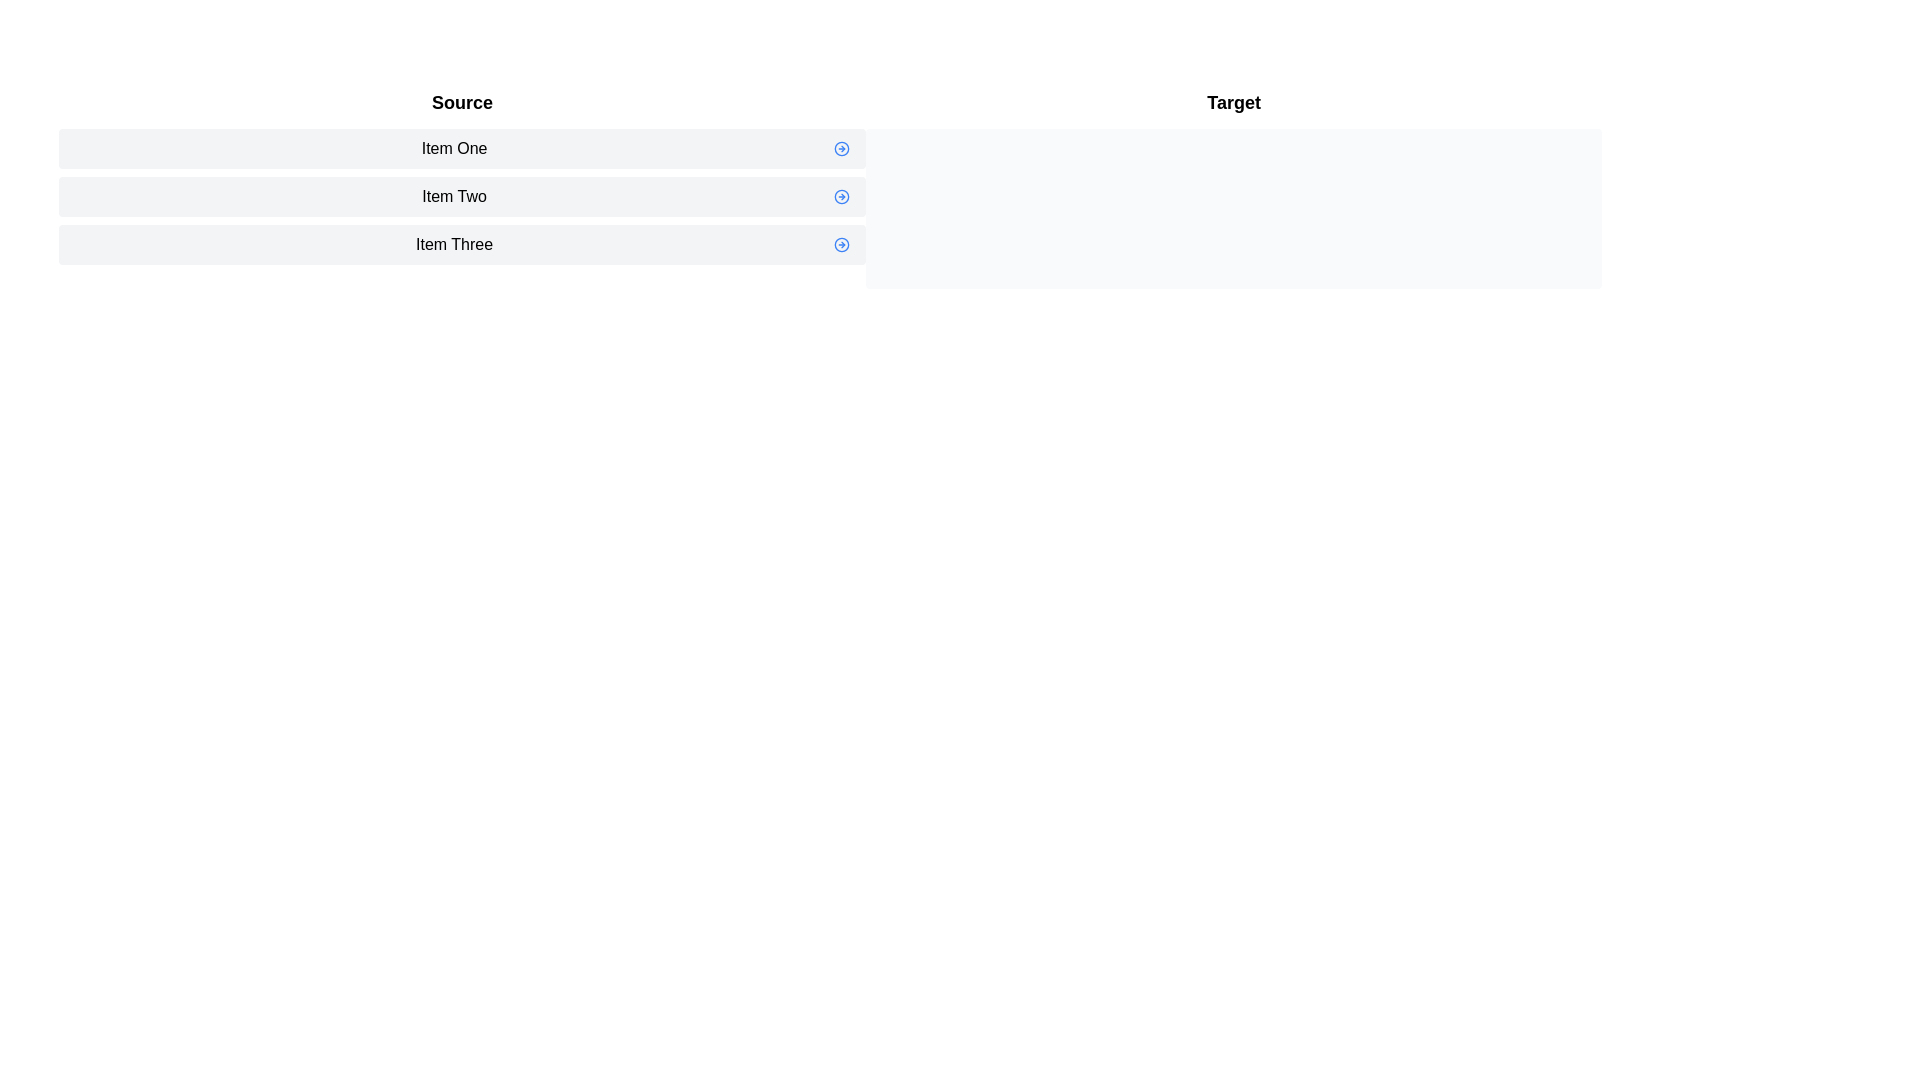 Image resolution: width=1920 pixels, height=1080 pixels. What do you see at coordinates (1233, 103) in the screenshot?
I see `the bold text label element containing the content 'Target' located at the top-left section of the interface` at bounding box center [1233, 103].